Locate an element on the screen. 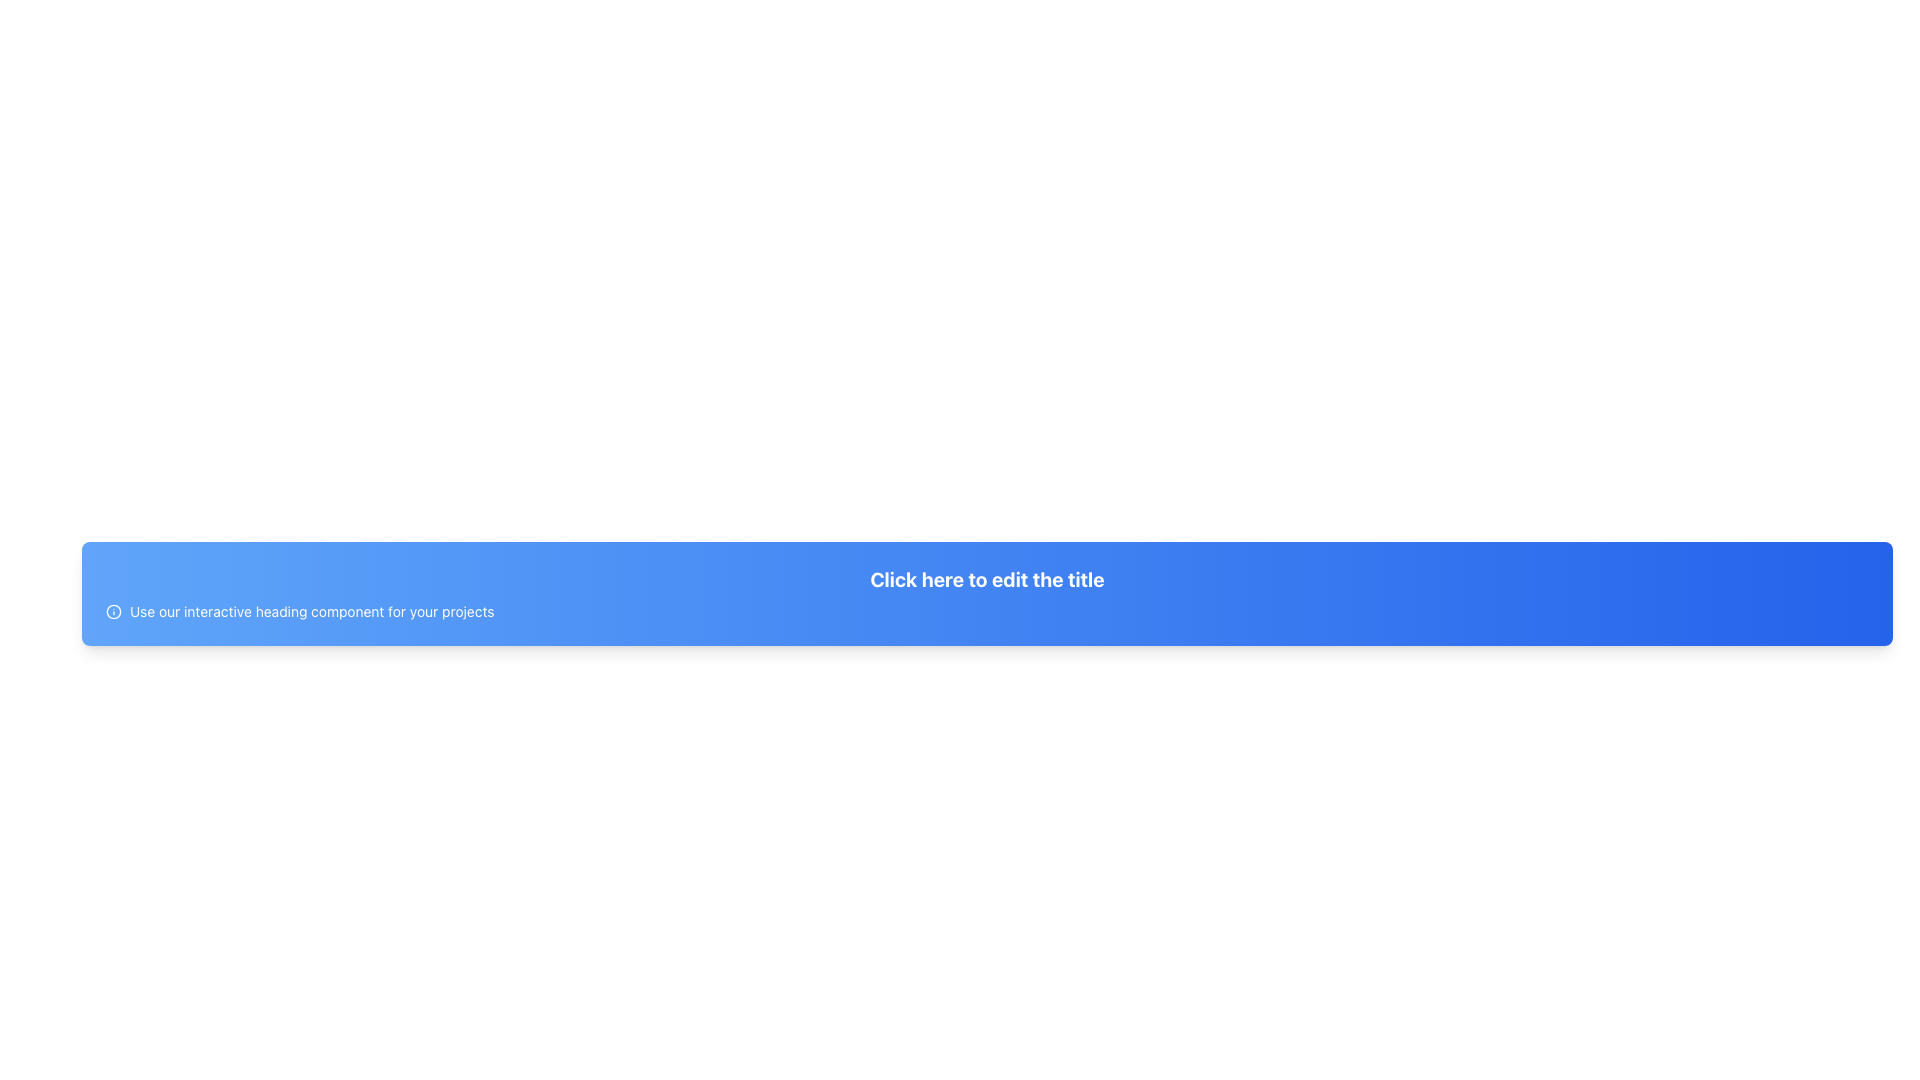 This screenshot has width=1920, height=1080. the primary circular graphic element within the SVG icon, which is located near the left edge of a blue informational banner preceding the text 'Use our interactive heading component for your projects.' is located at coordinates (113, 611).